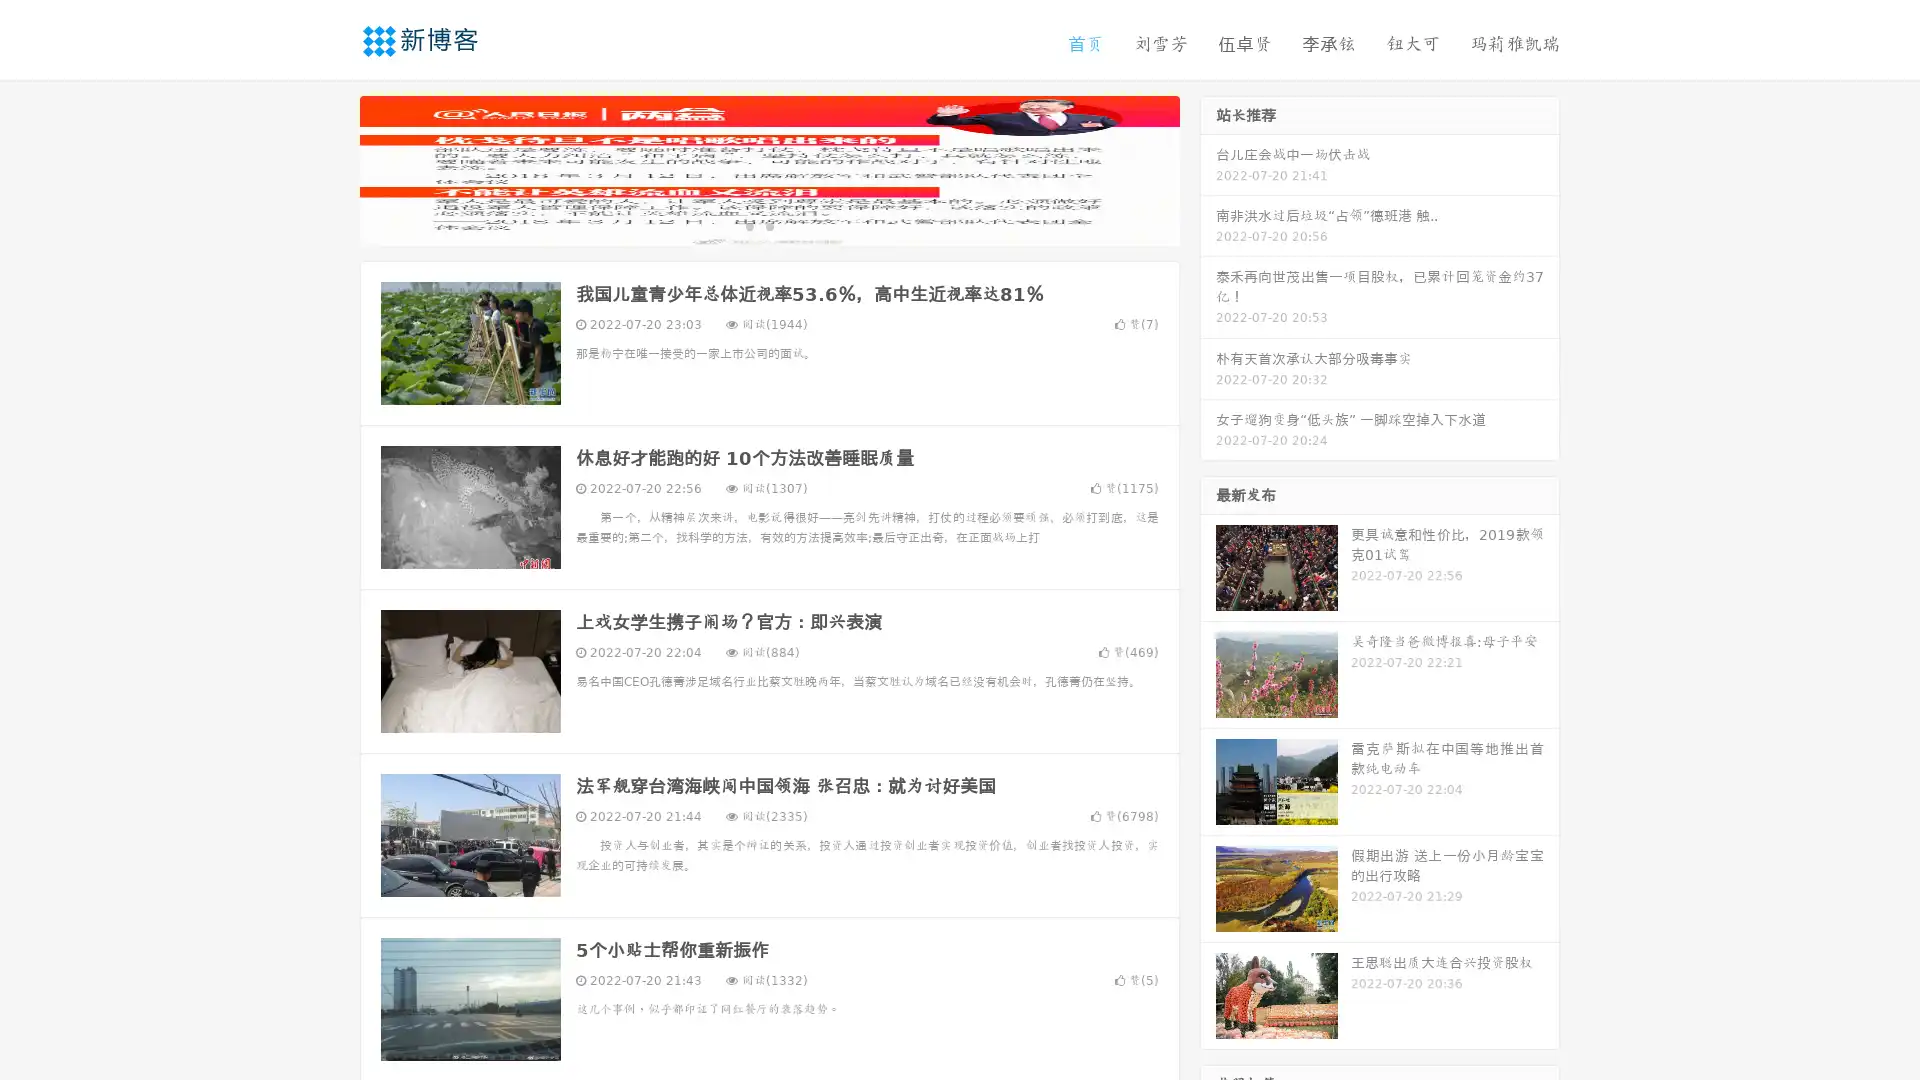  What do you see at coordinates (789, 225) in the screenshot?
I see `Go to slide 3` at bounding box center [789, 225].